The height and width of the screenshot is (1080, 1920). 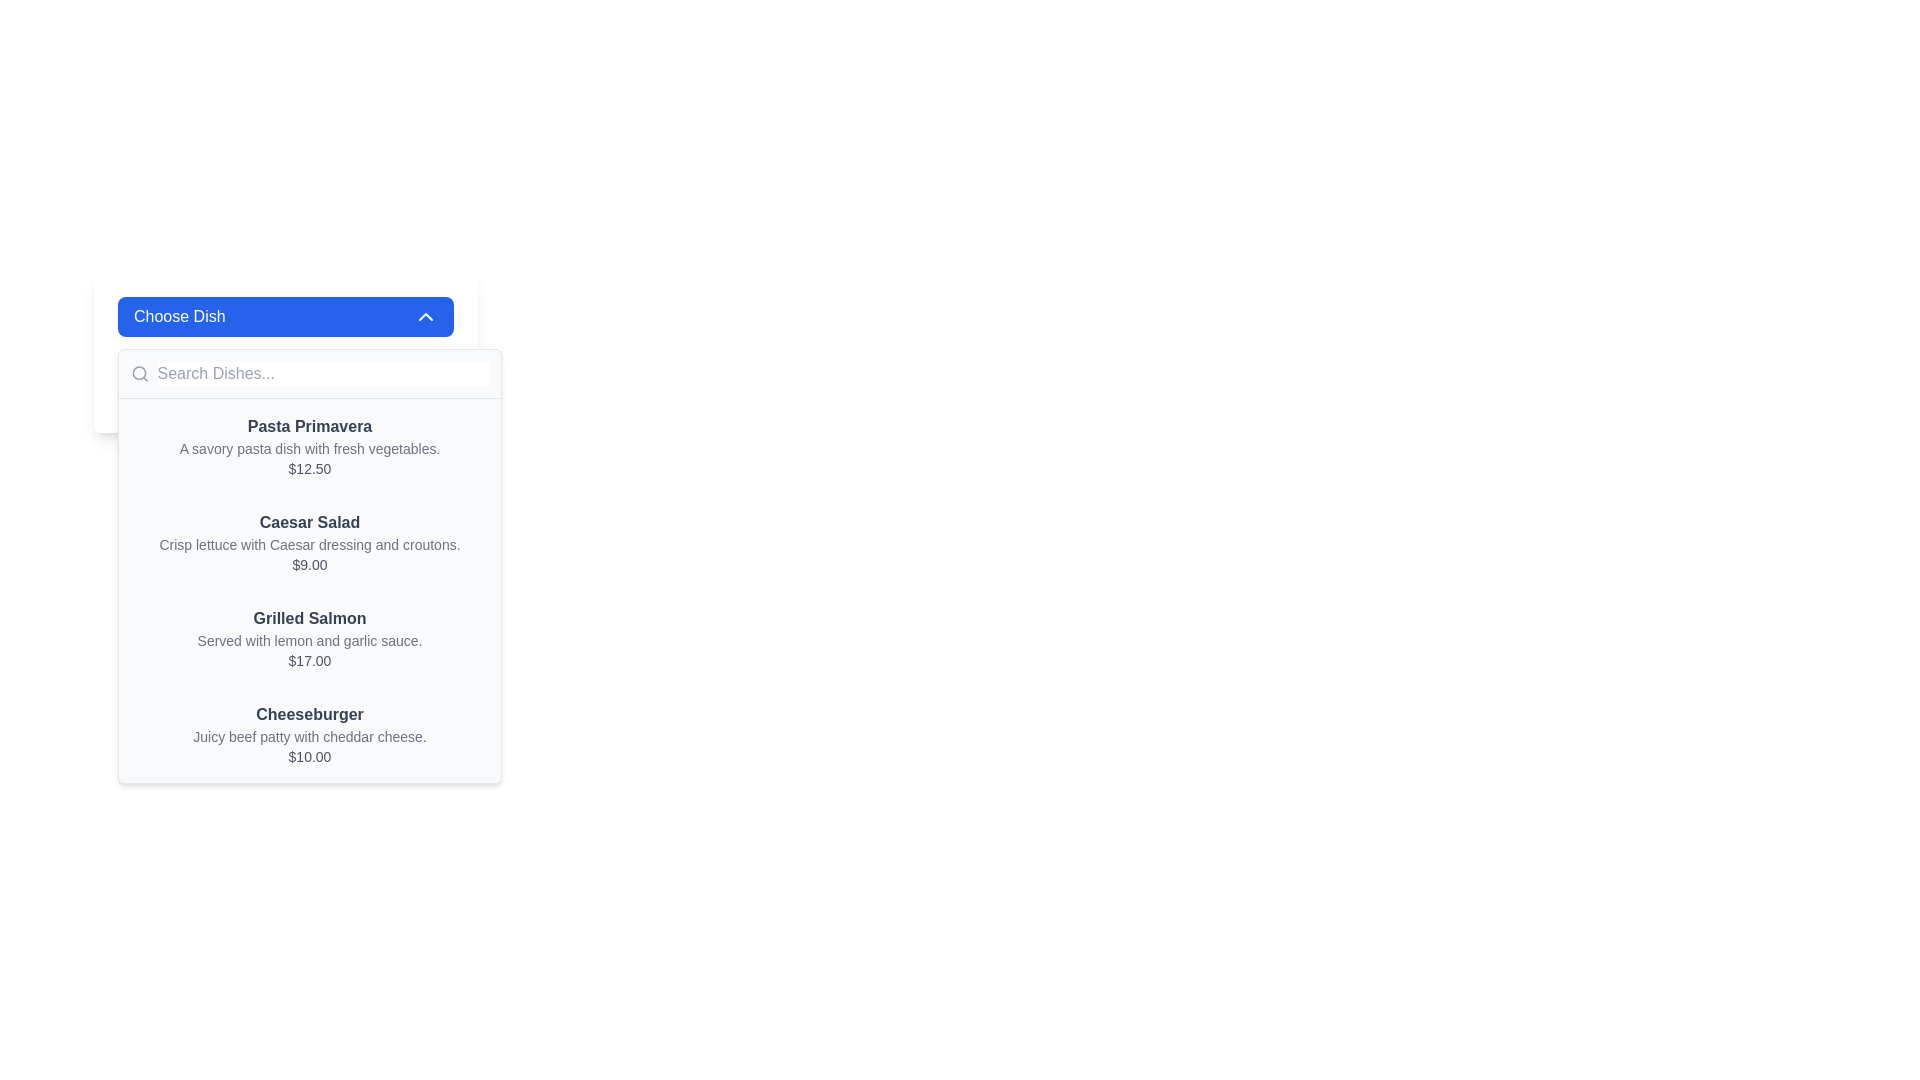 What do you see at coordinates (309, 447) in the screenshot?
I see `the text label displaying 'A savory pasta dish with fresh vegetables.' which is located below 'Pasta Primavera' and above the price '$12.50'` at bounding box center [309, 447].